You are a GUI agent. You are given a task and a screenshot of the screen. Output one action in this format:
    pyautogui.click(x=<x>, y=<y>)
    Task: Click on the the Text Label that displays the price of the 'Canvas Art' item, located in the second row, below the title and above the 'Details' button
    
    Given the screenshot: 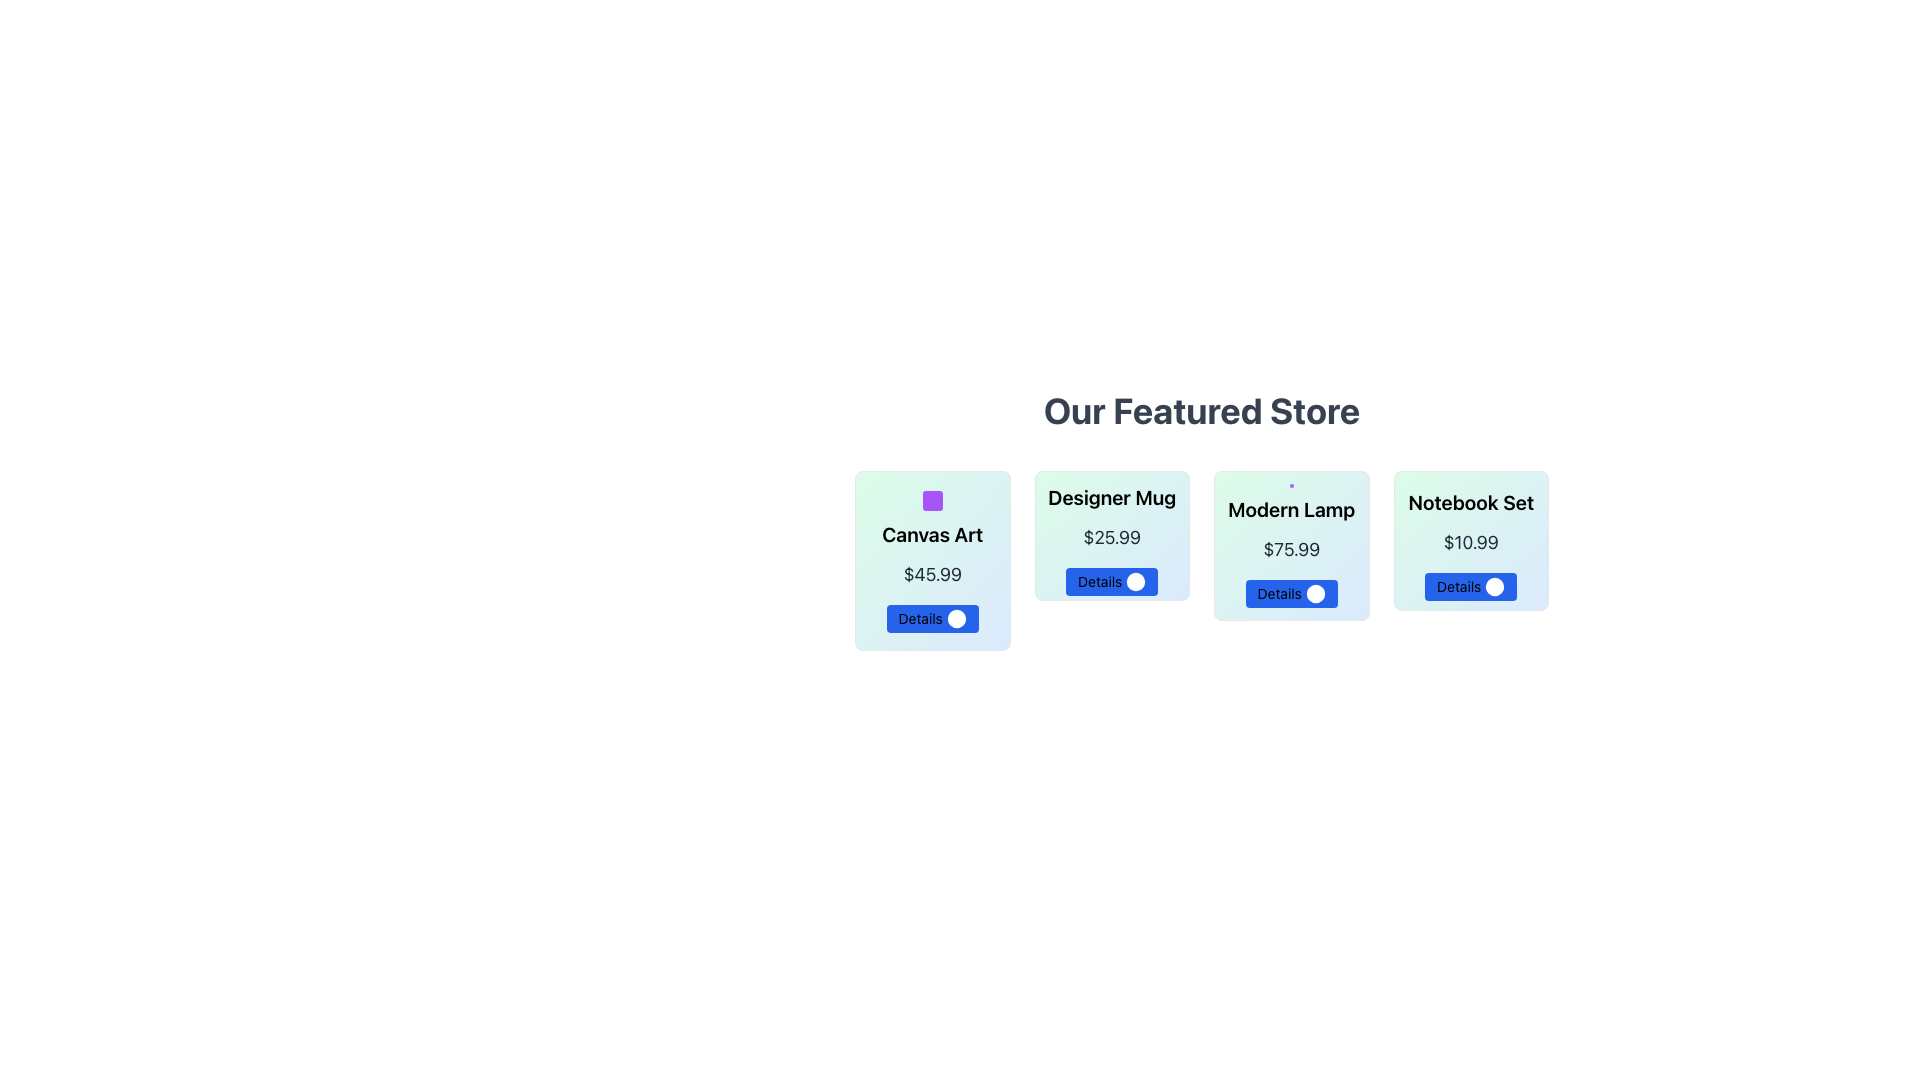 What is the action you would take?
    pyautogui.click(x=931, y=574)
    